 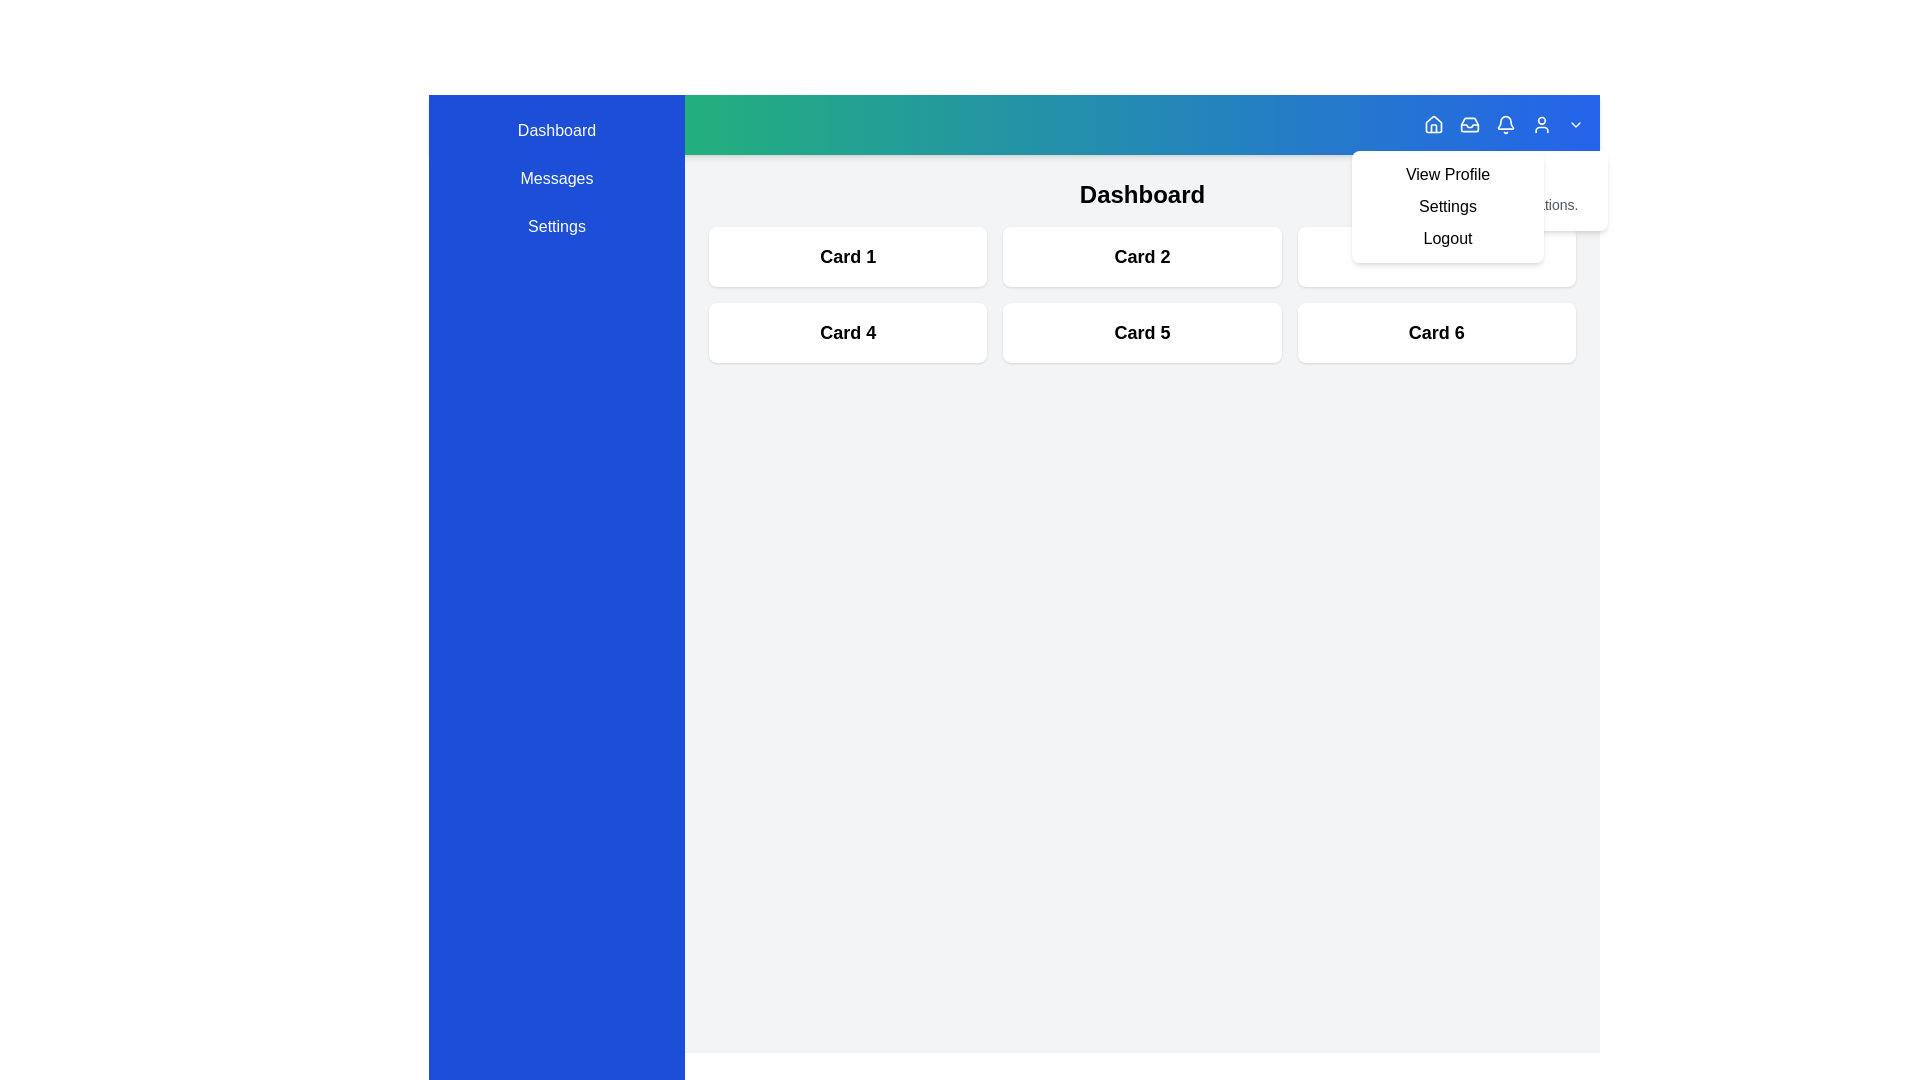 I want to click on the lower part of the notification bell icon located in the top-right corner of the interface, so click(x=1506, y=122).